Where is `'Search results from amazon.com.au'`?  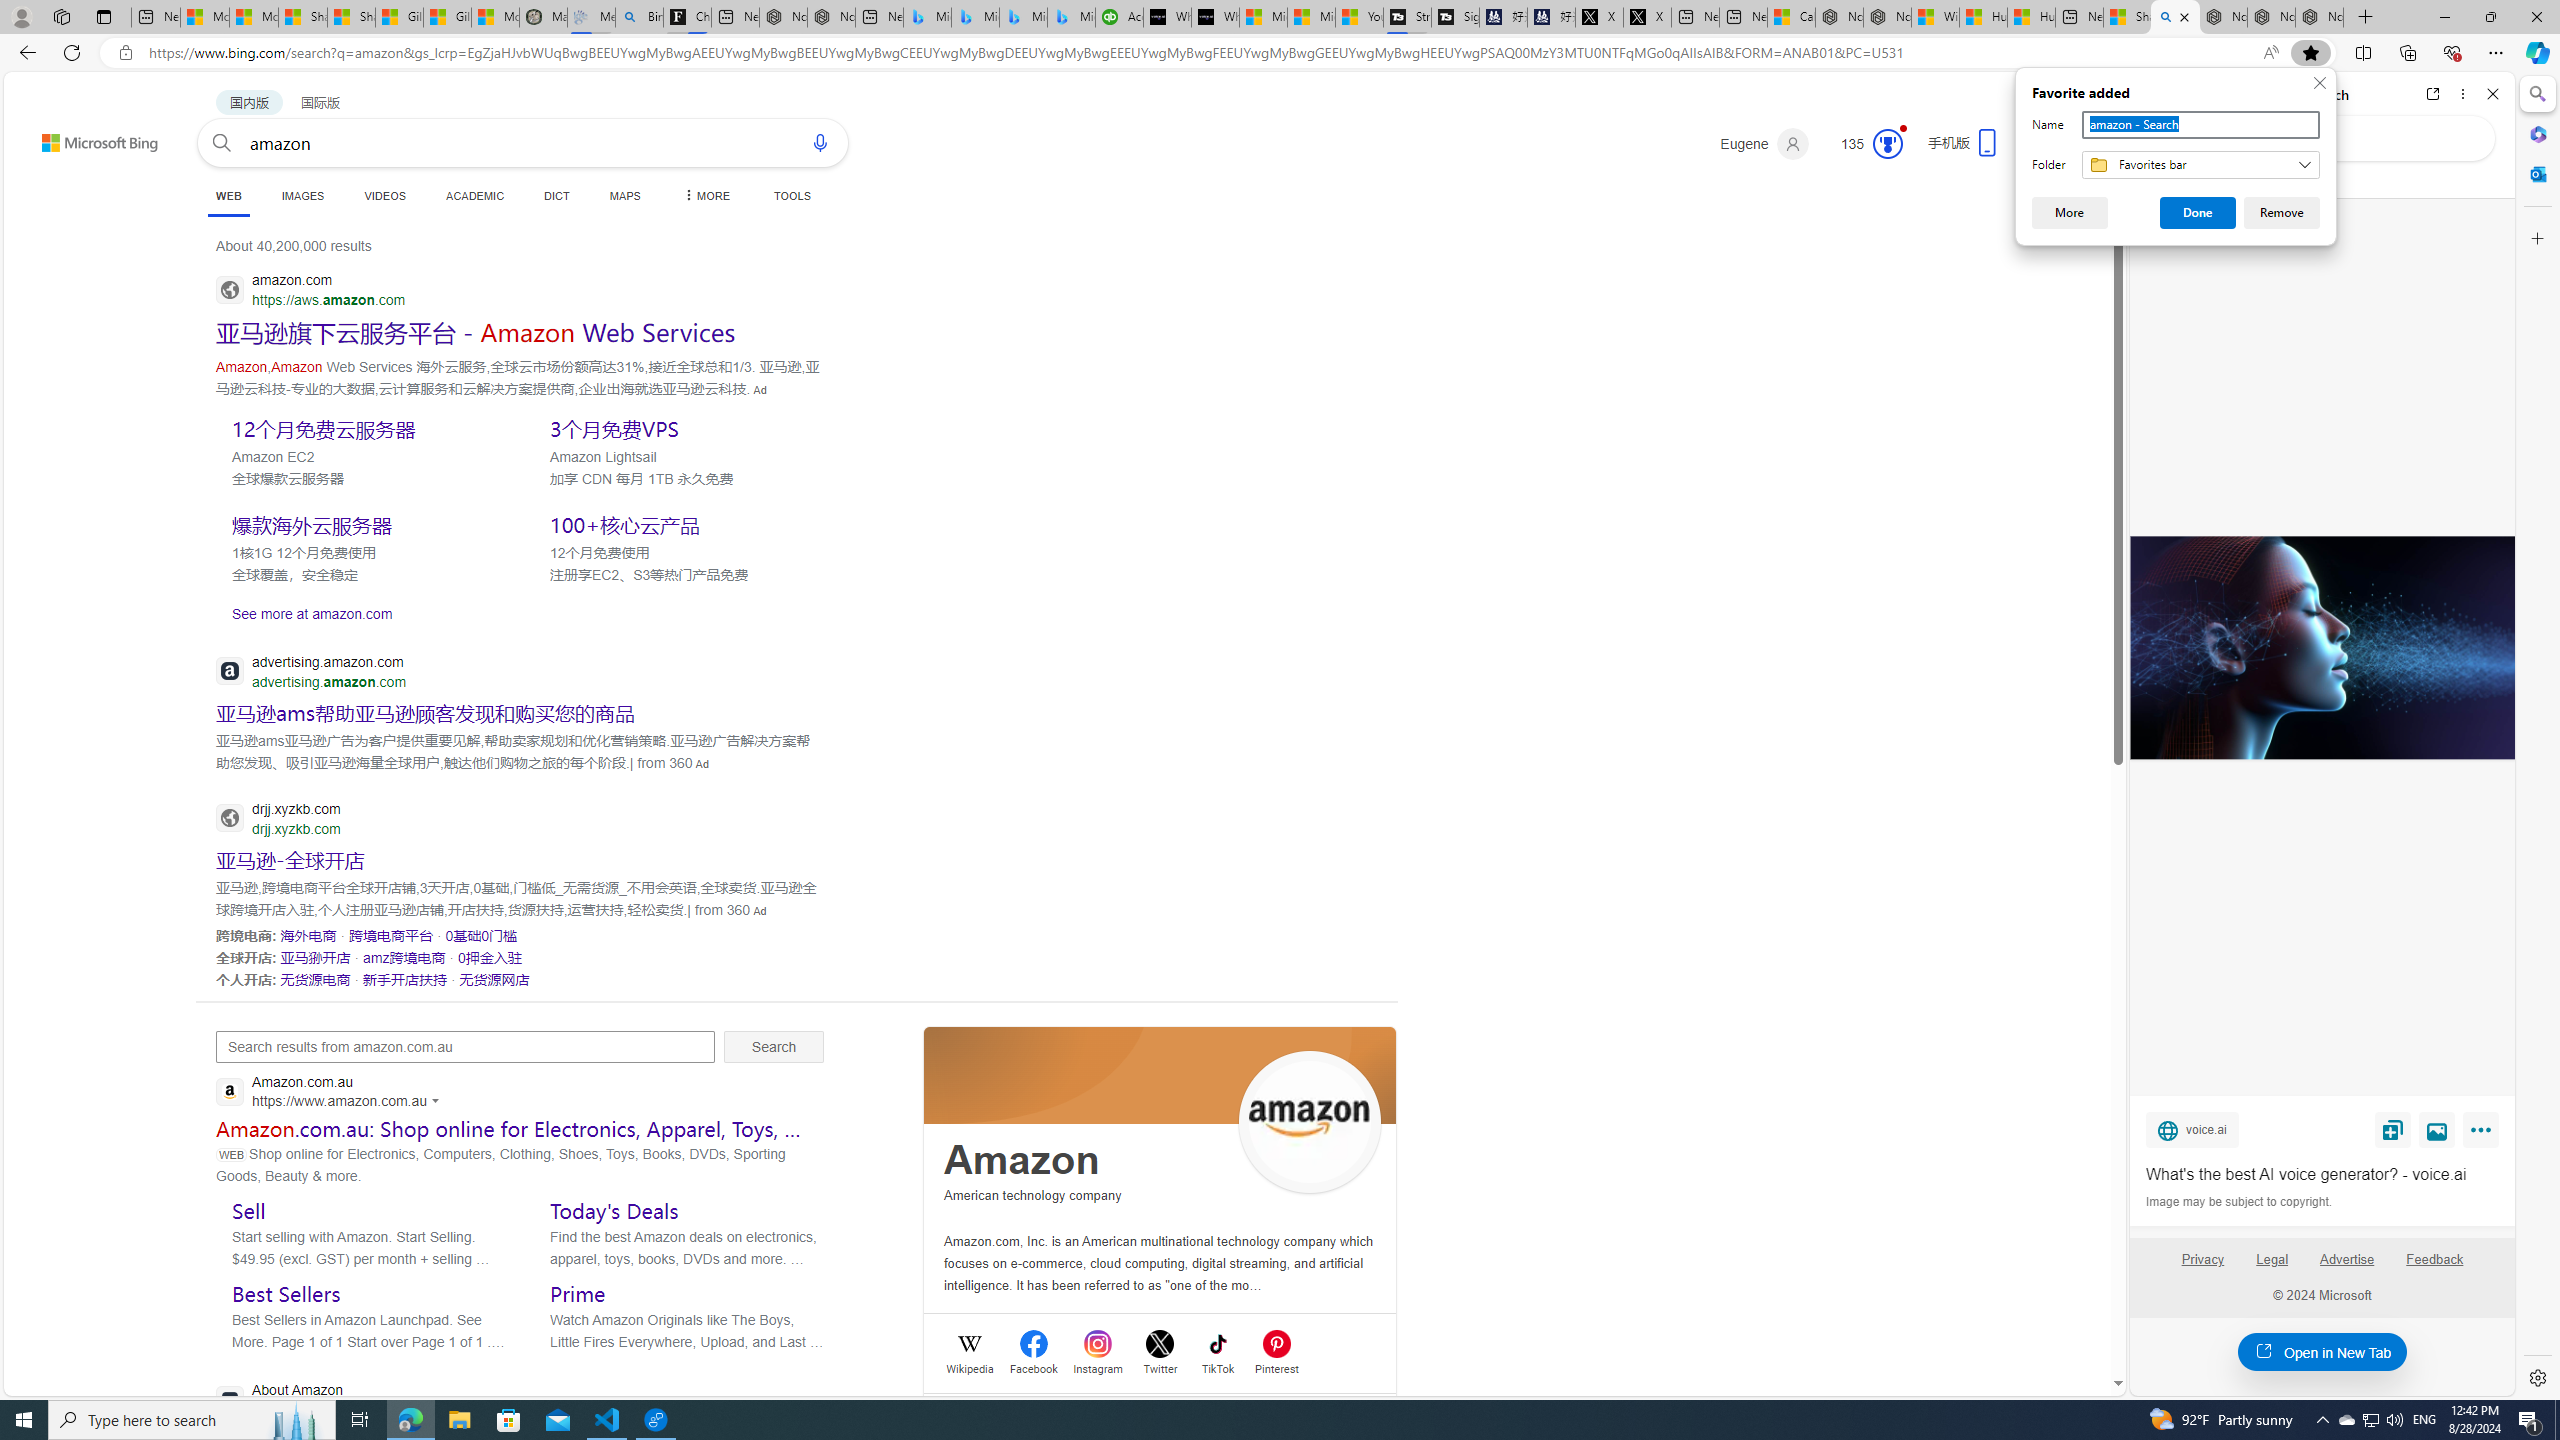 'Search results from amazon.com.au' is located at coordinates (464, 1045).